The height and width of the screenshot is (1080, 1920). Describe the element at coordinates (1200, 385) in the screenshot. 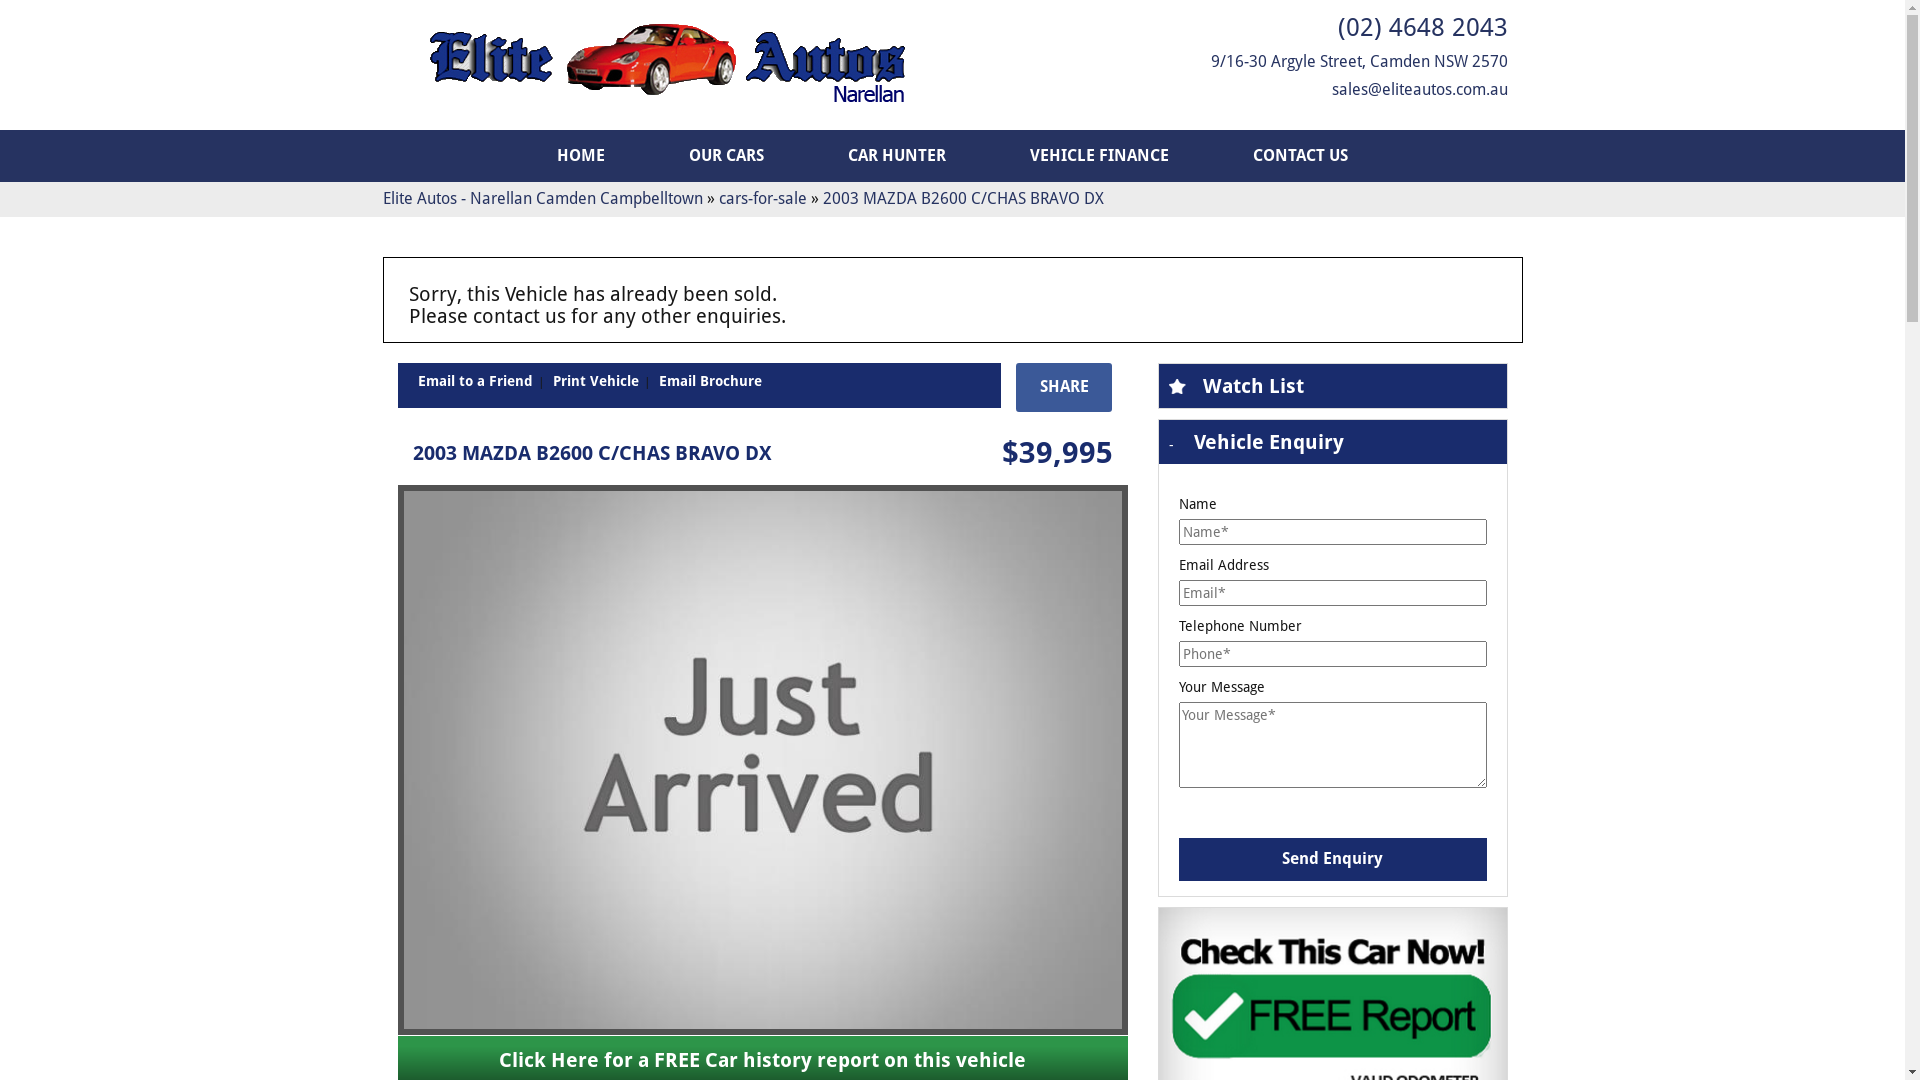

I see `'Watch List'` at that location.